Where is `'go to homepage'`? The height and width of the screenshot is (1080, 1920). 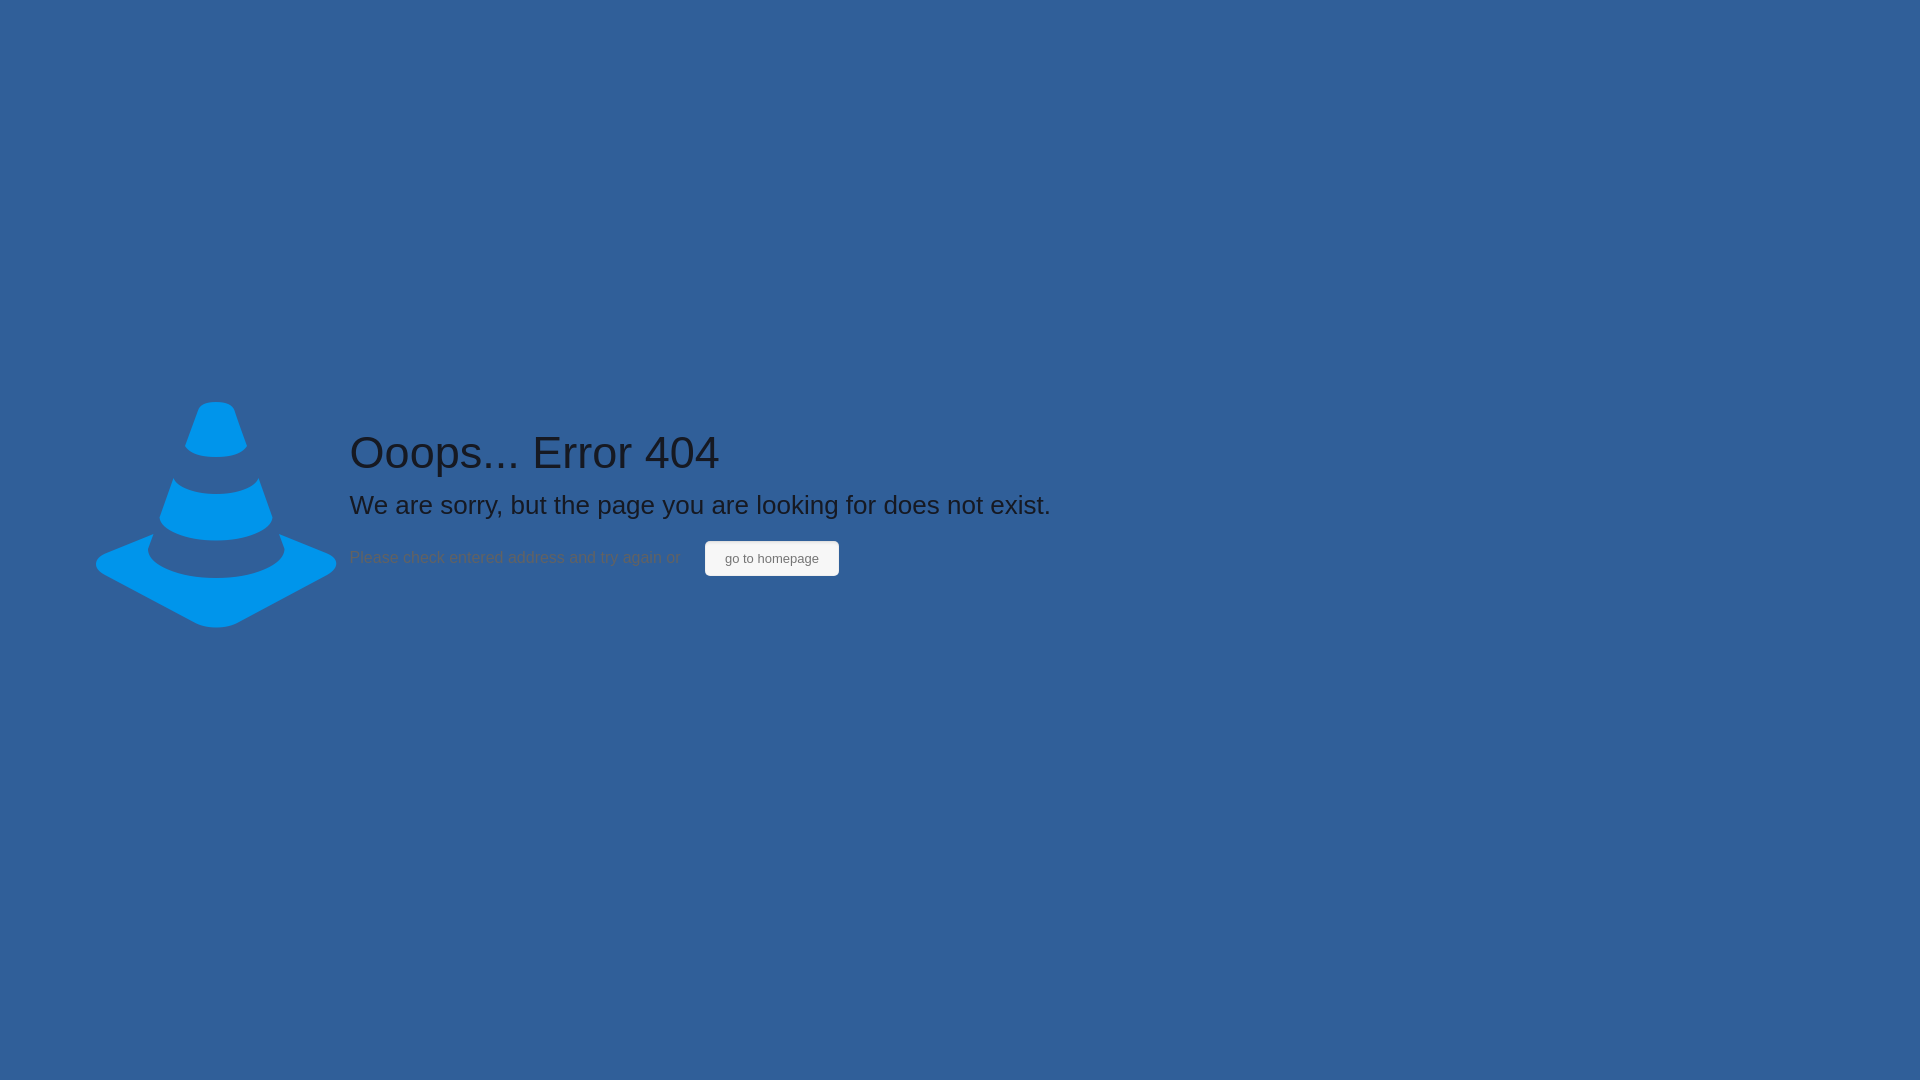
'go to homepage' is located at coordinates (705, 558).